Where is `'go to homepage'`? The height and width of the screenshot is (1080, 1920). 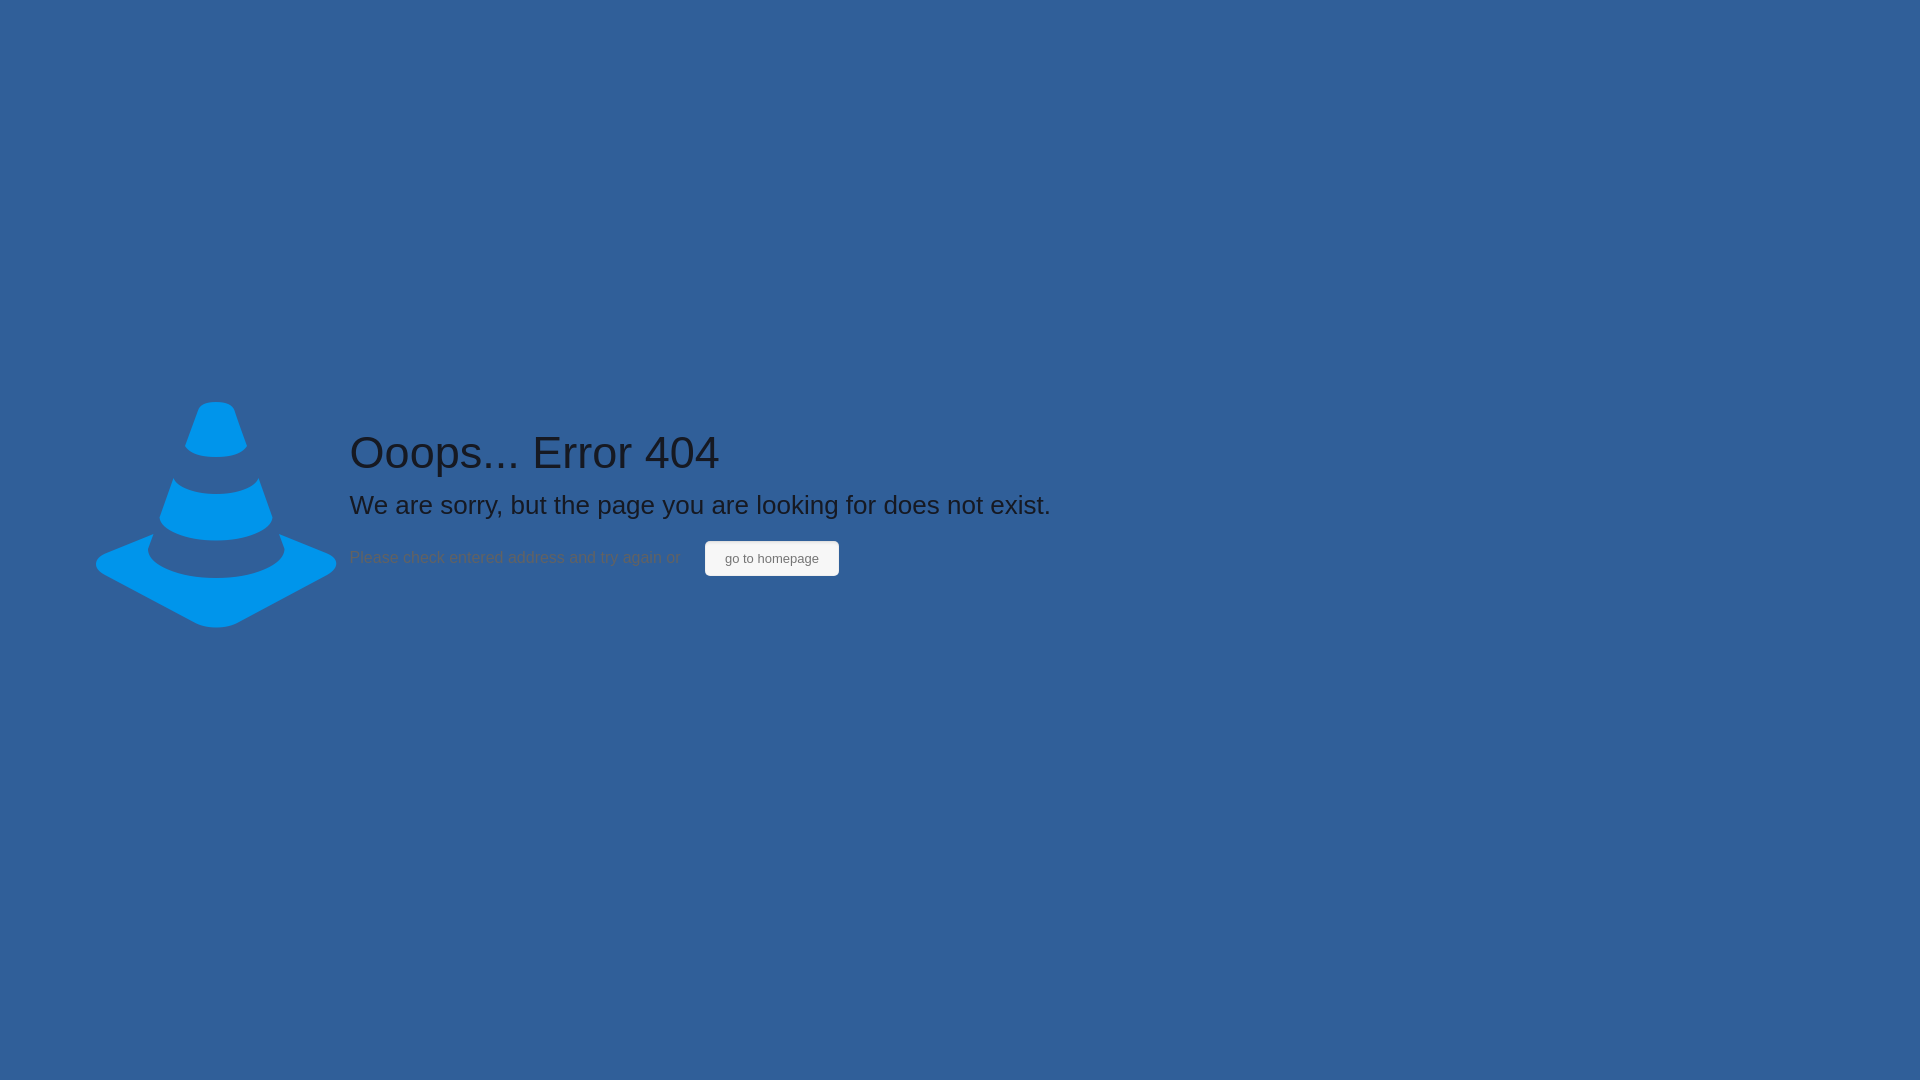
'go to homepage' is located at coordinates (705, 558).